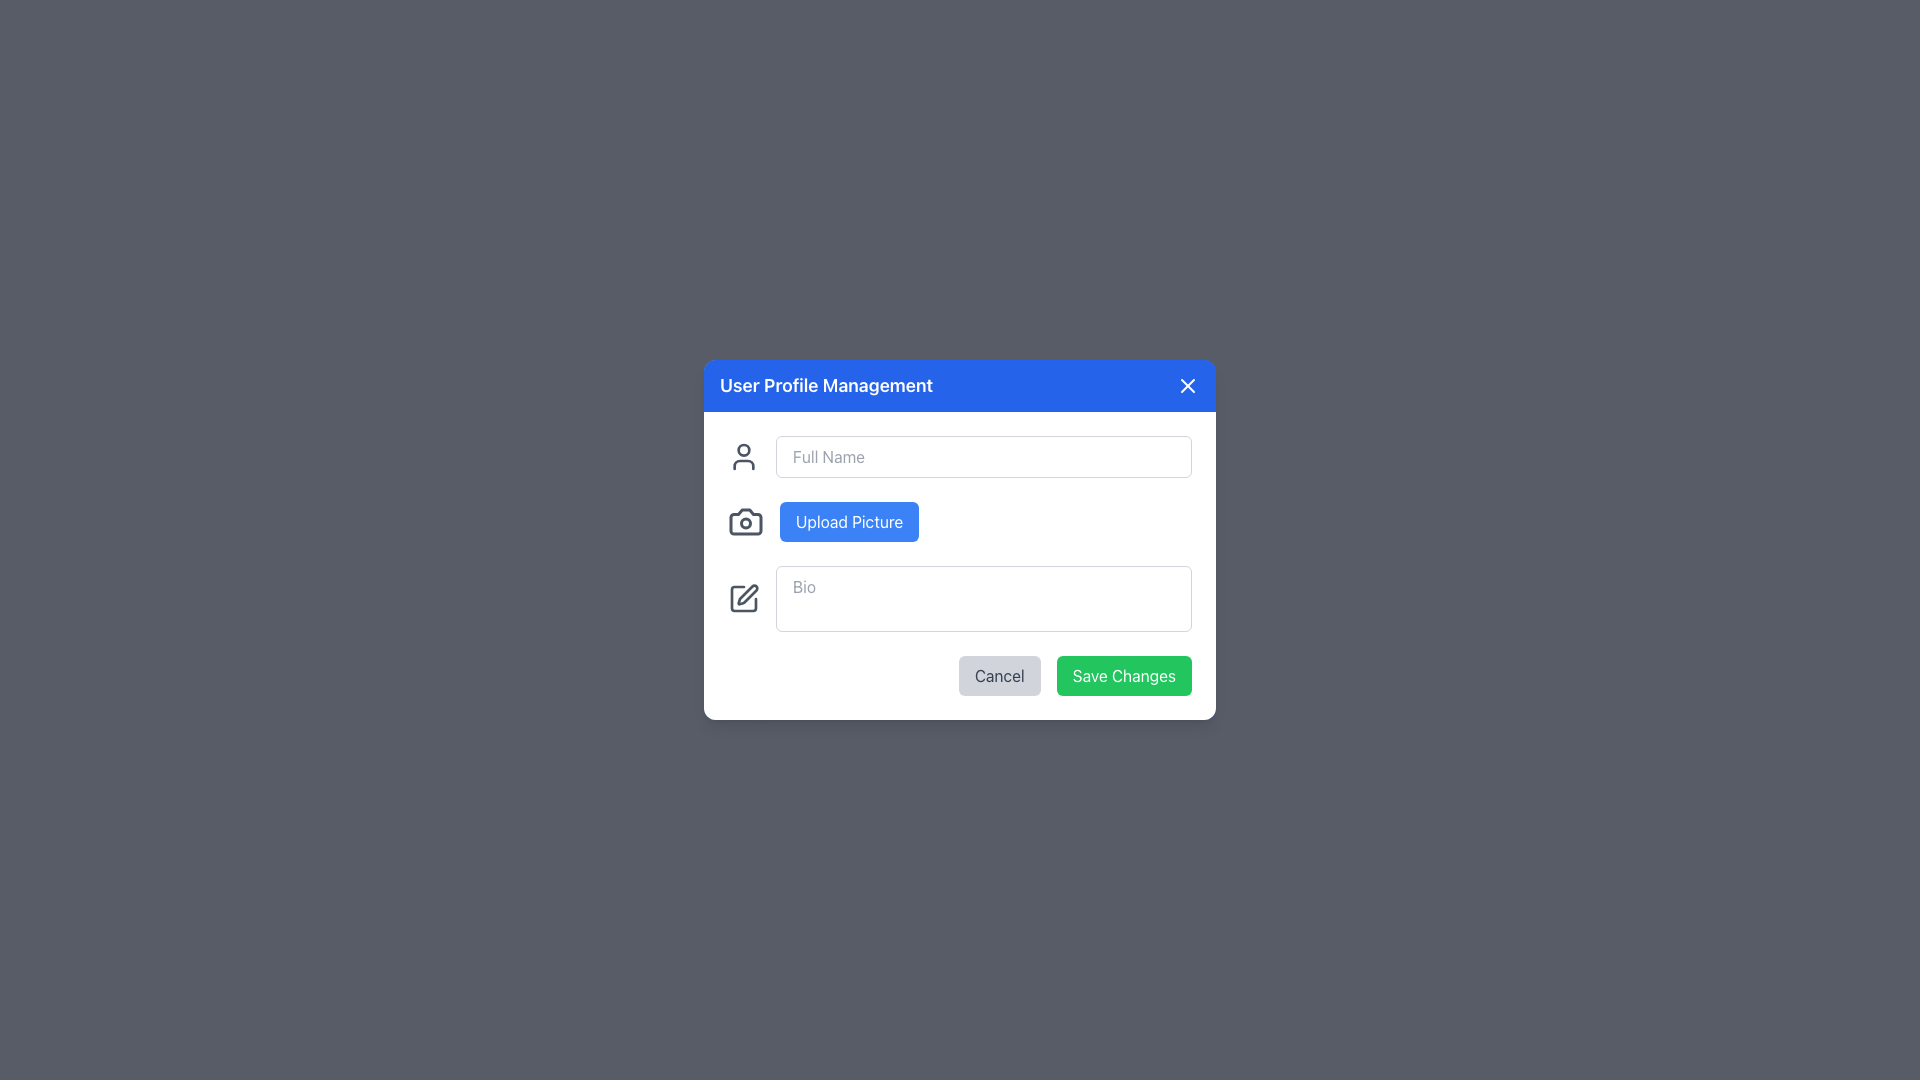 This screenshot has width=1920, height=1080. Describe the element at coordinates (849, 520) in the screenshot. I see `the button to upload a picture located in the 'User Profile Management' dialog box, positioned to the right of a camera icon as the second element in the row` at that location.